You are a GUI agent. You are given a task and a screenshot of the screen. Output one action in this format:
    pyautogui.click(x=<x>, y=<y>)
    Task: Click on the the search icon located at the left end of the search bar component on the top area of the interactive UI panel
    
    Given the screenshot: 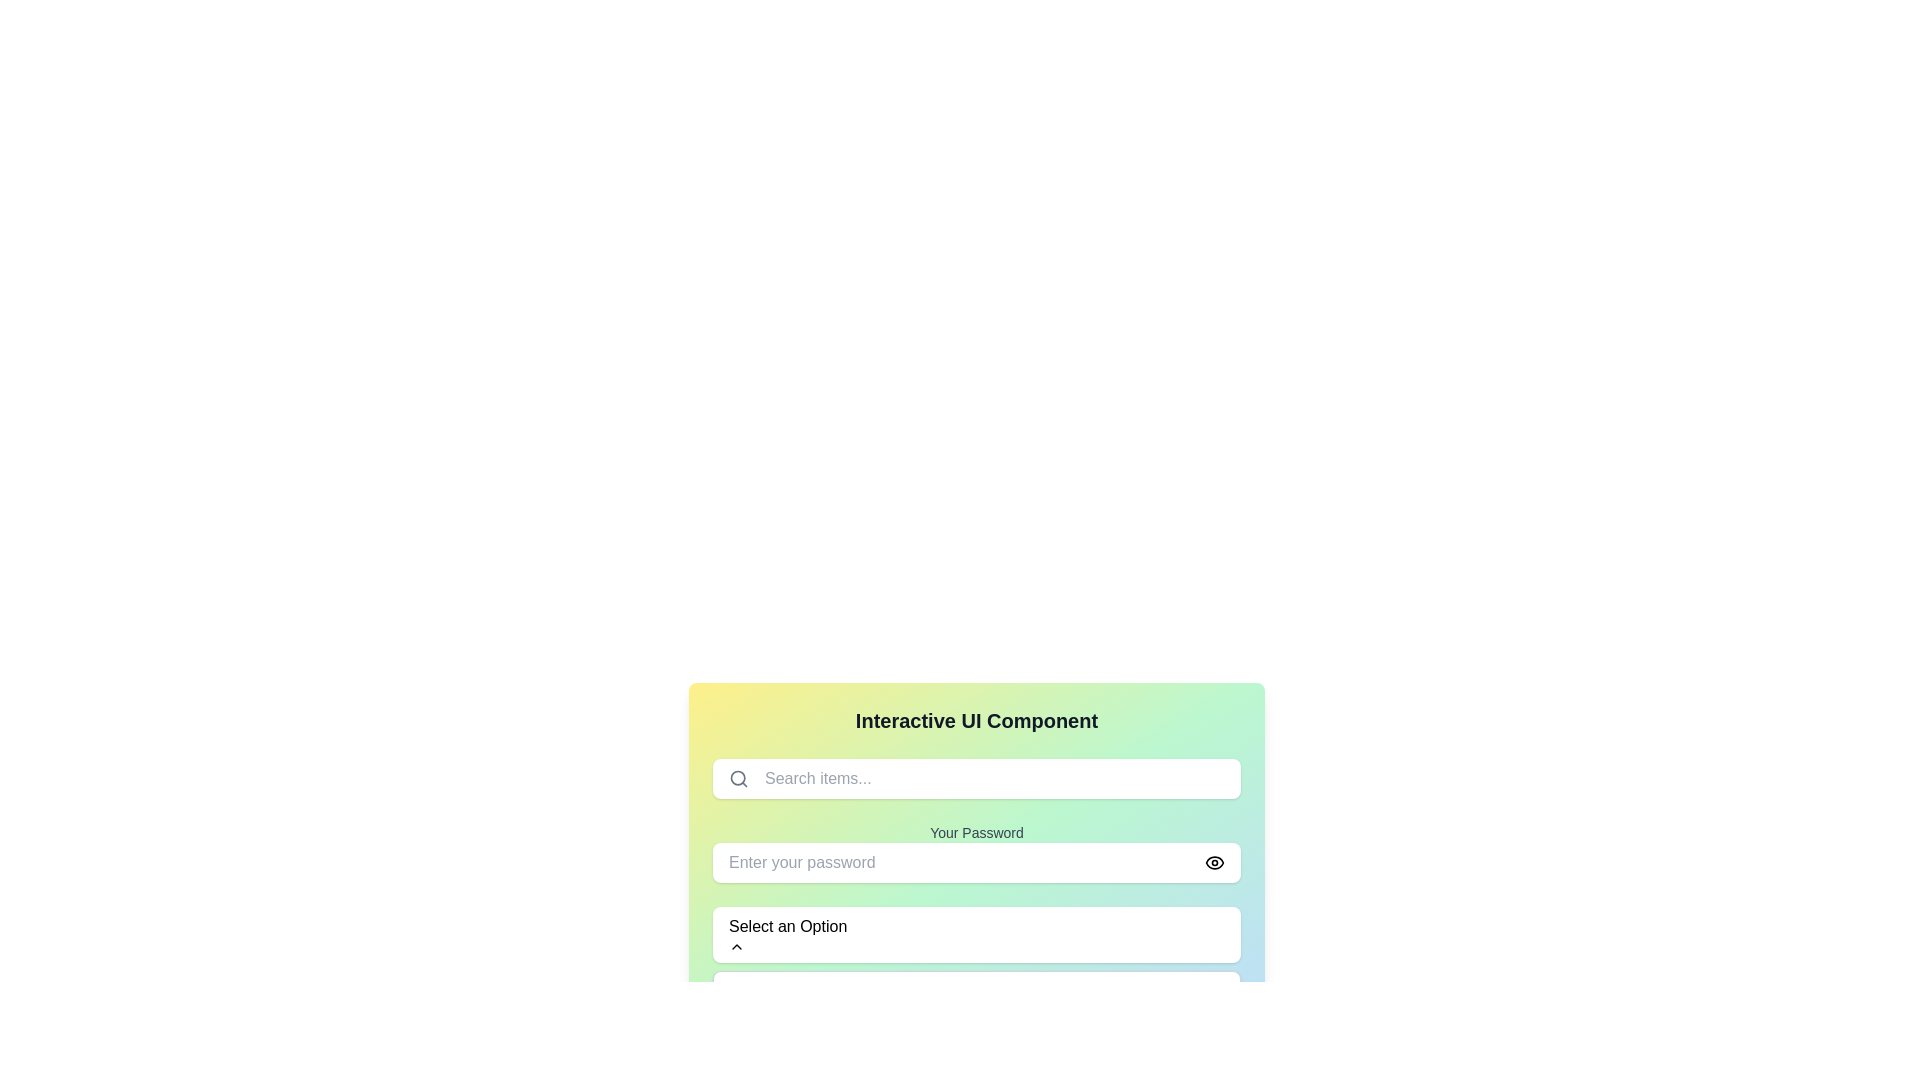 What is the action you would take?
    pyautogui.click(x=738, y=778)
    